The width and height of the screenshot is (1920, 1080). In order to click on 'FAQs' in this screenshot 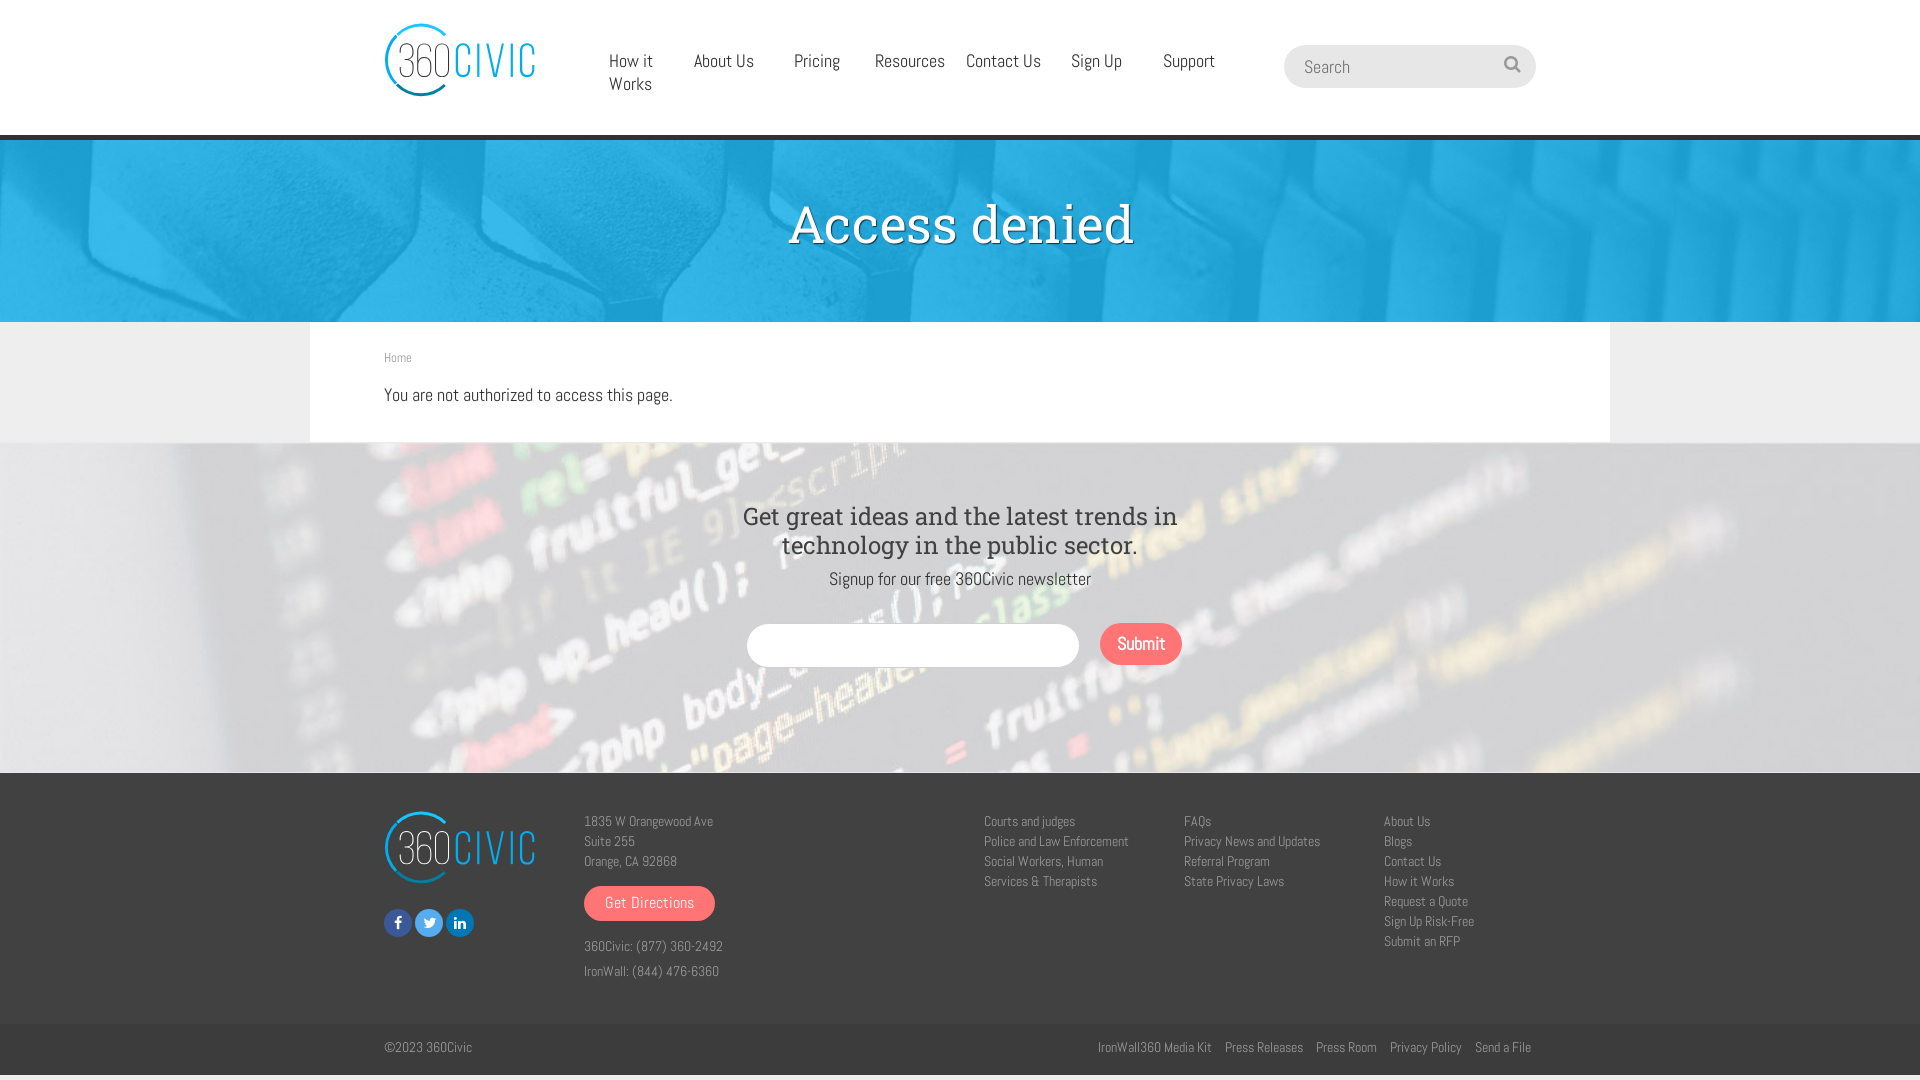, I will do `click(1197, 821)`.